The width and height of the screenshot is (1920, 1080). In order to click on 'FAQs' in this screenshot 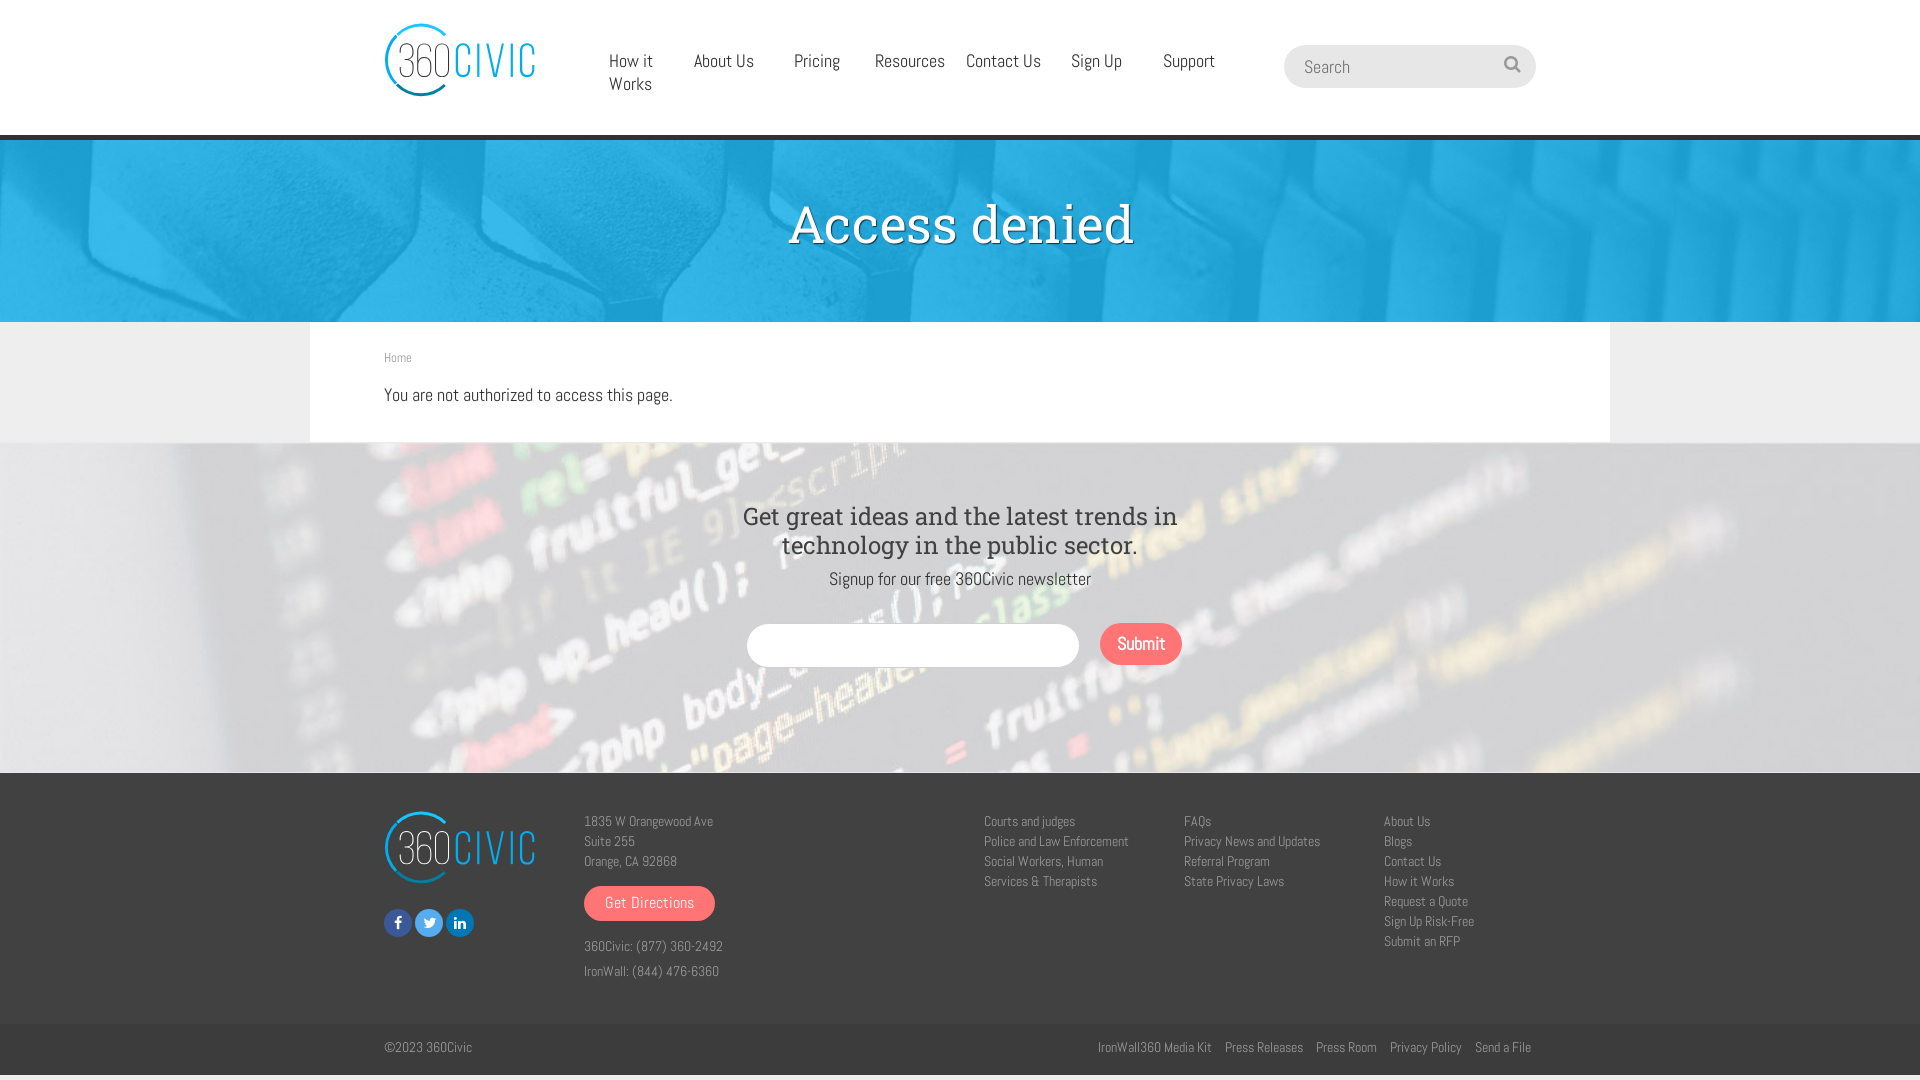, I will do `click(1197, 821)`.